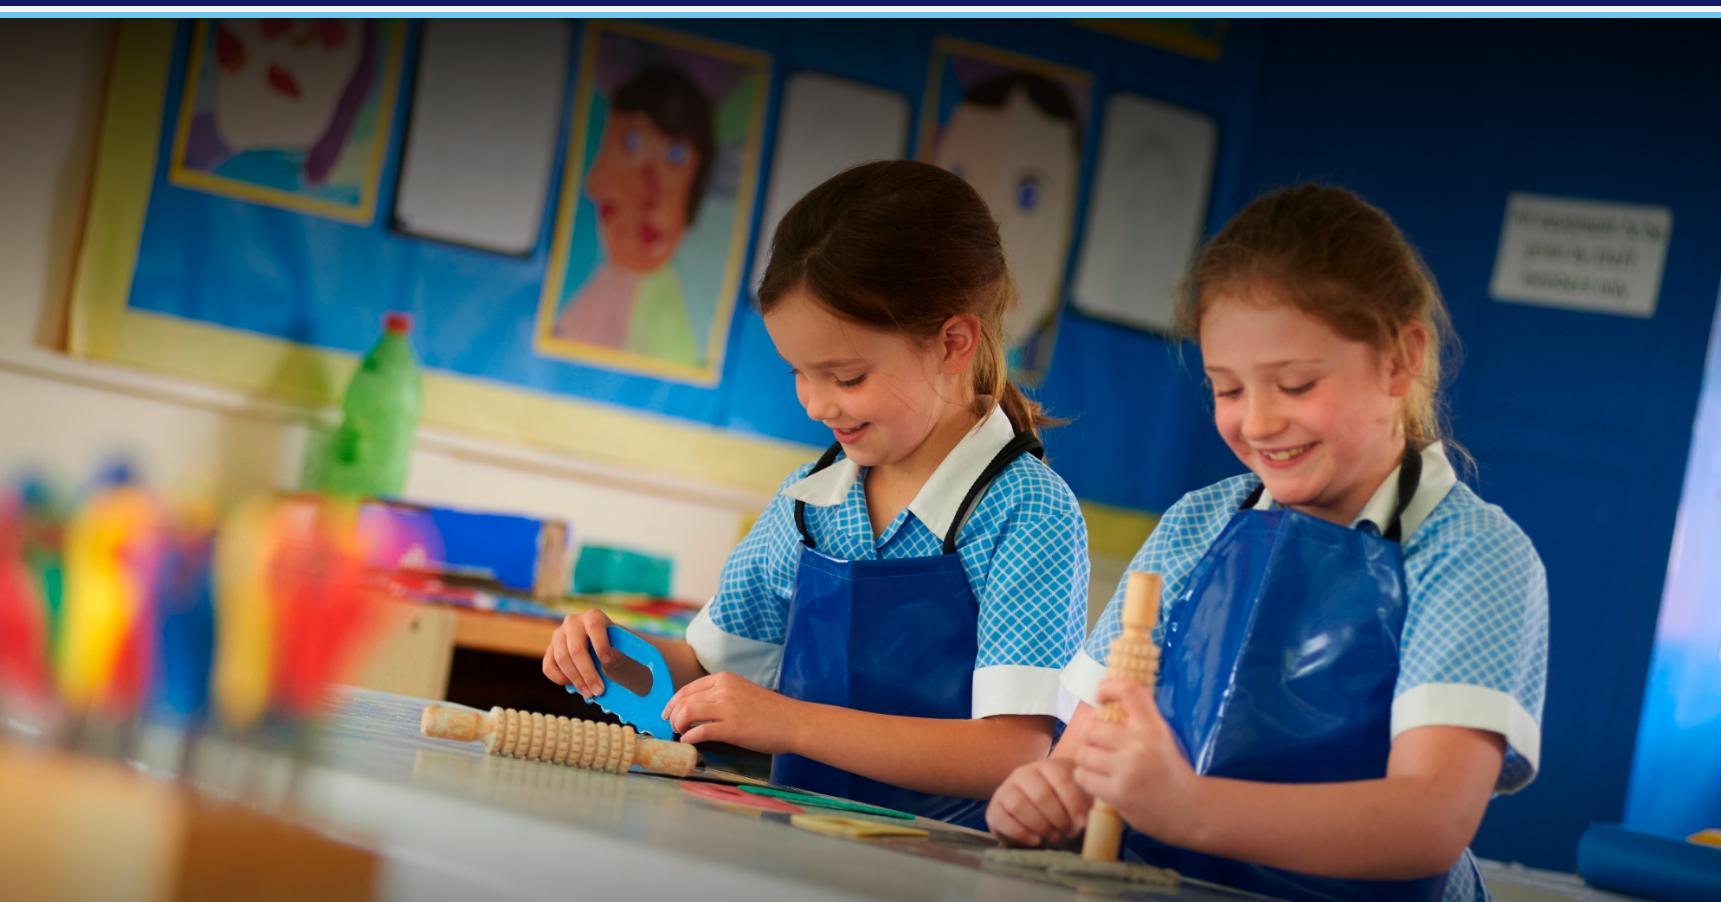  What do you see at coordinates (497, 291) in the screenshot?
I see `'The Arts'` at bounding box center [497, 291].